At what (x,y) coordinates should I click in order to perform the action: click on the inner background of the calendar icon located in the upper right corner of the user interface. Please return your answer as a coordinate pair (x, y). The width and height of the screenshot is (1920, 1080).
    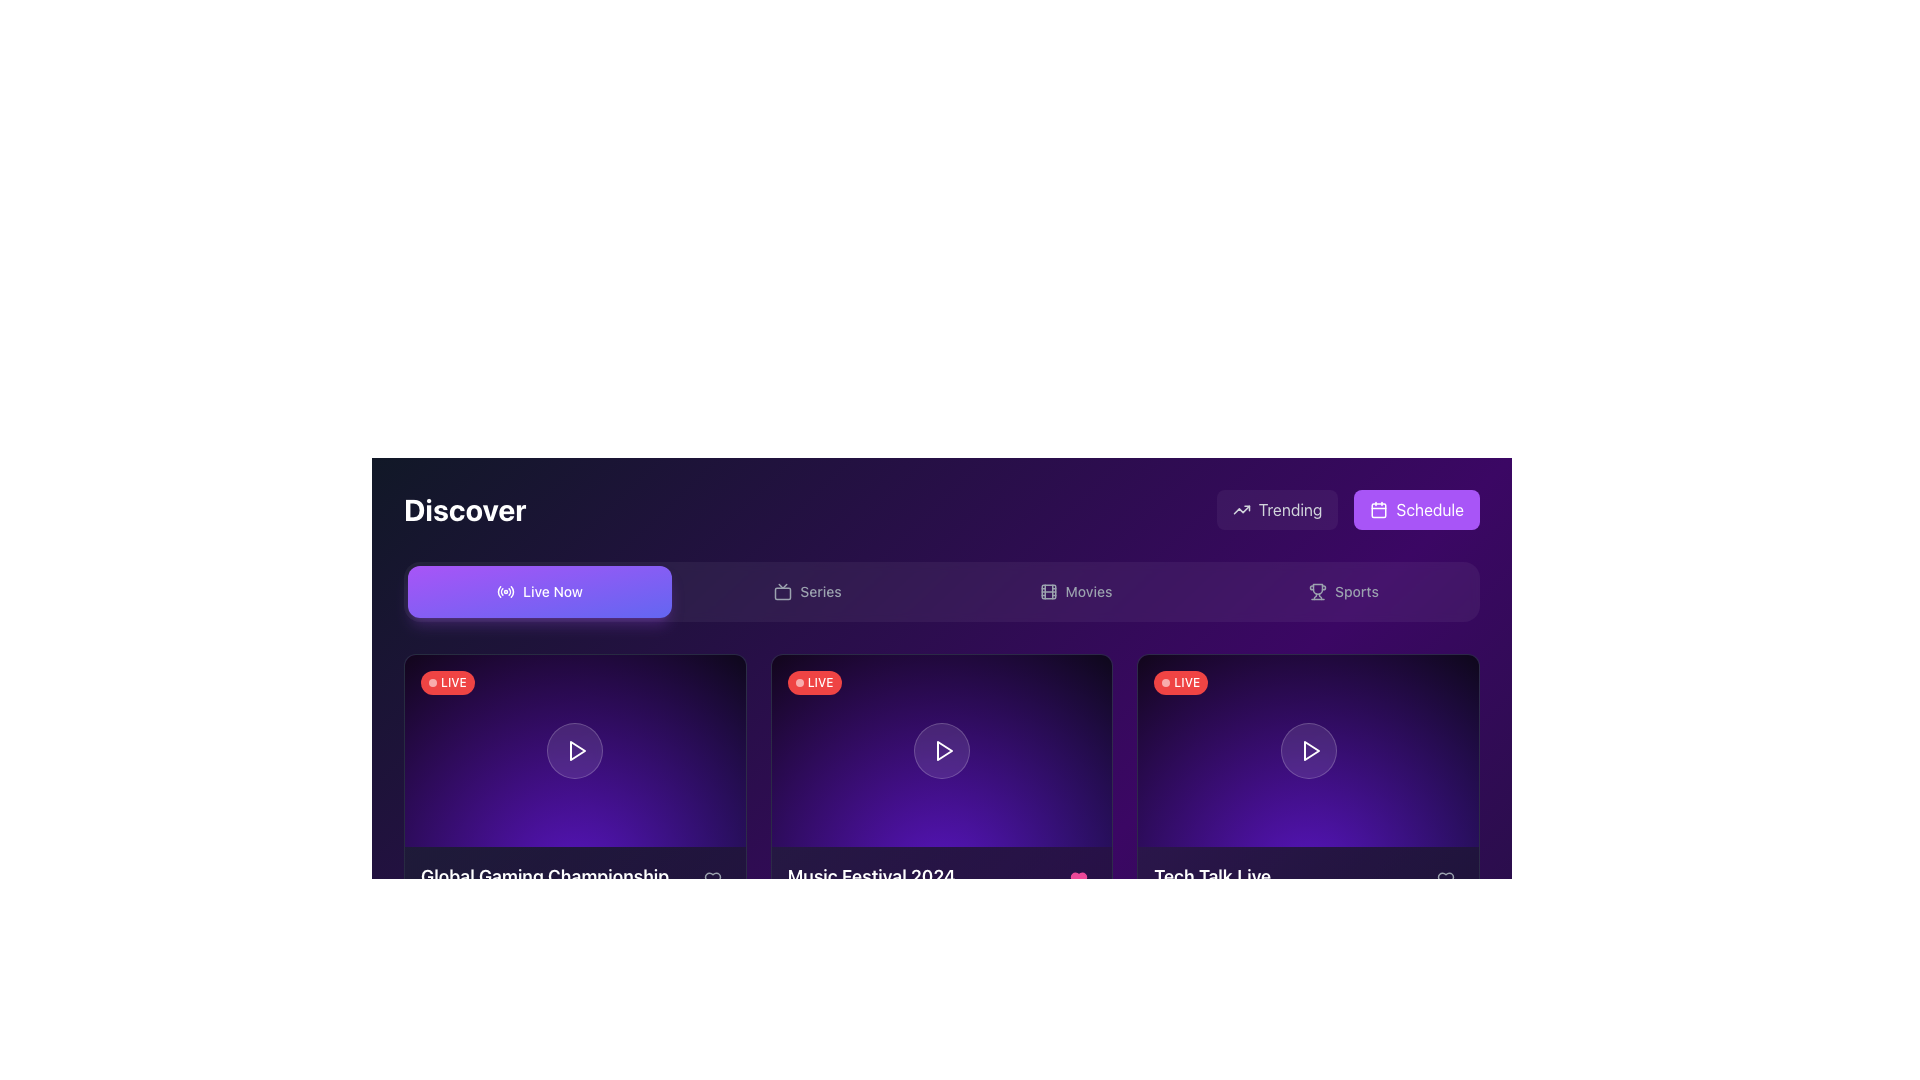
    Looking at the image, I should click on (1378, 509).